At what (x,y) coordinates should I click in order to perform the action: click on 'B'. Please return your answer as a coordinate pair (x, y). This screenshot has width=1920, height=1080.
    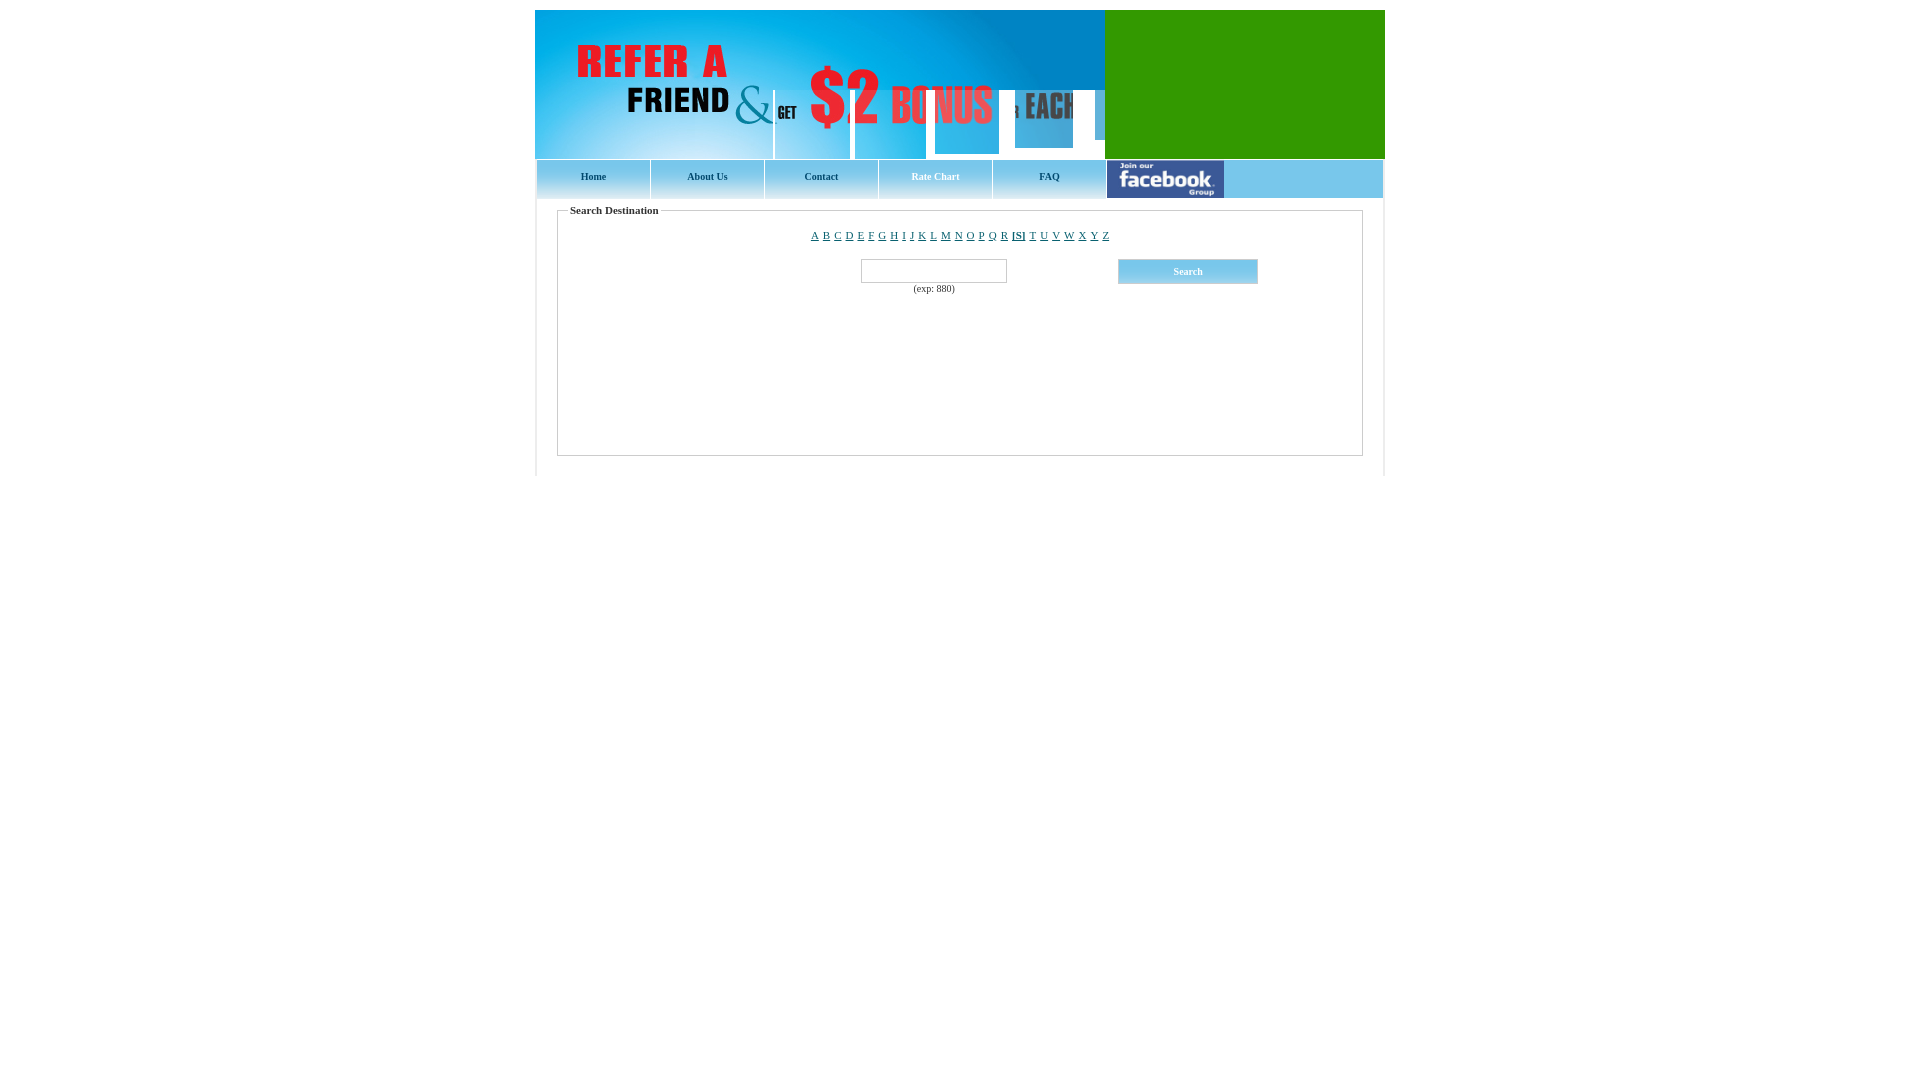
    Looking at the image, I should click on (826, 234).